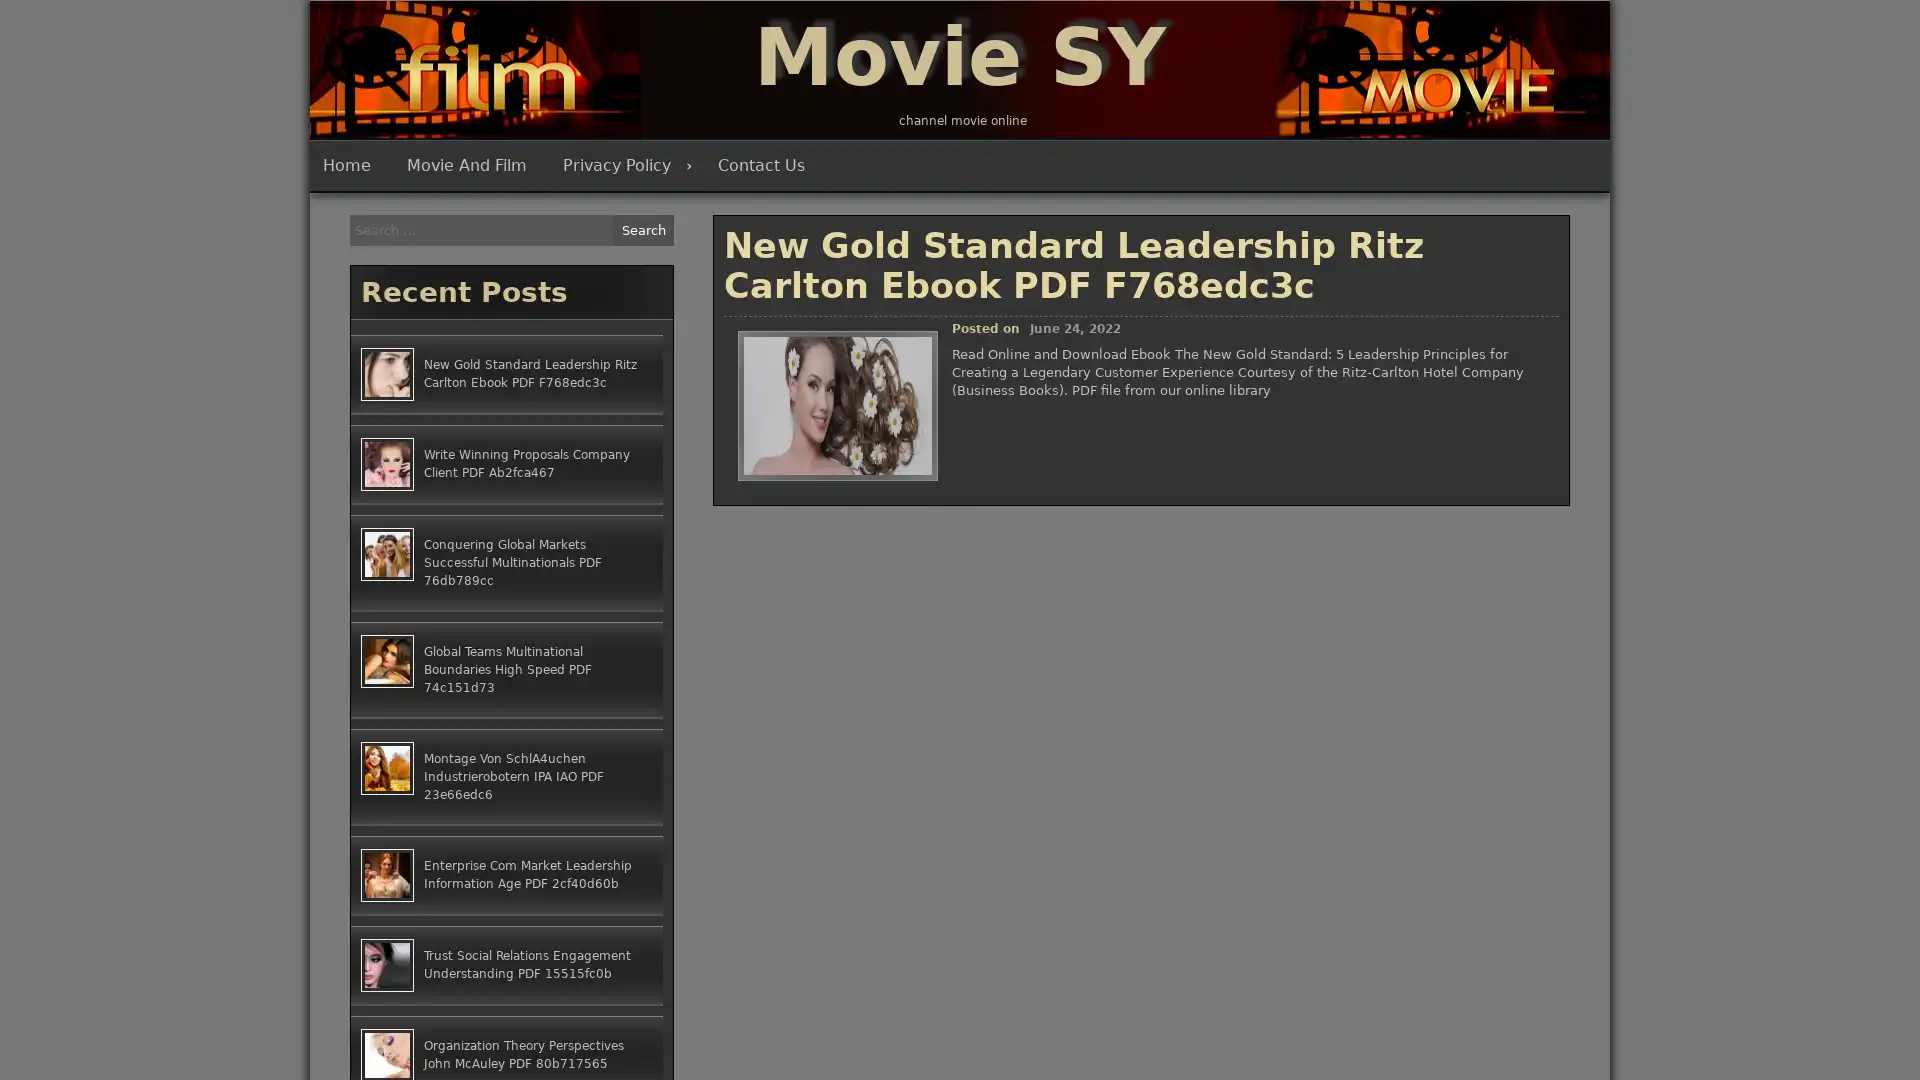 Image resolution: width=1920 pixels, height=1080 pixels. I want to click on Search, so click(643, 229).